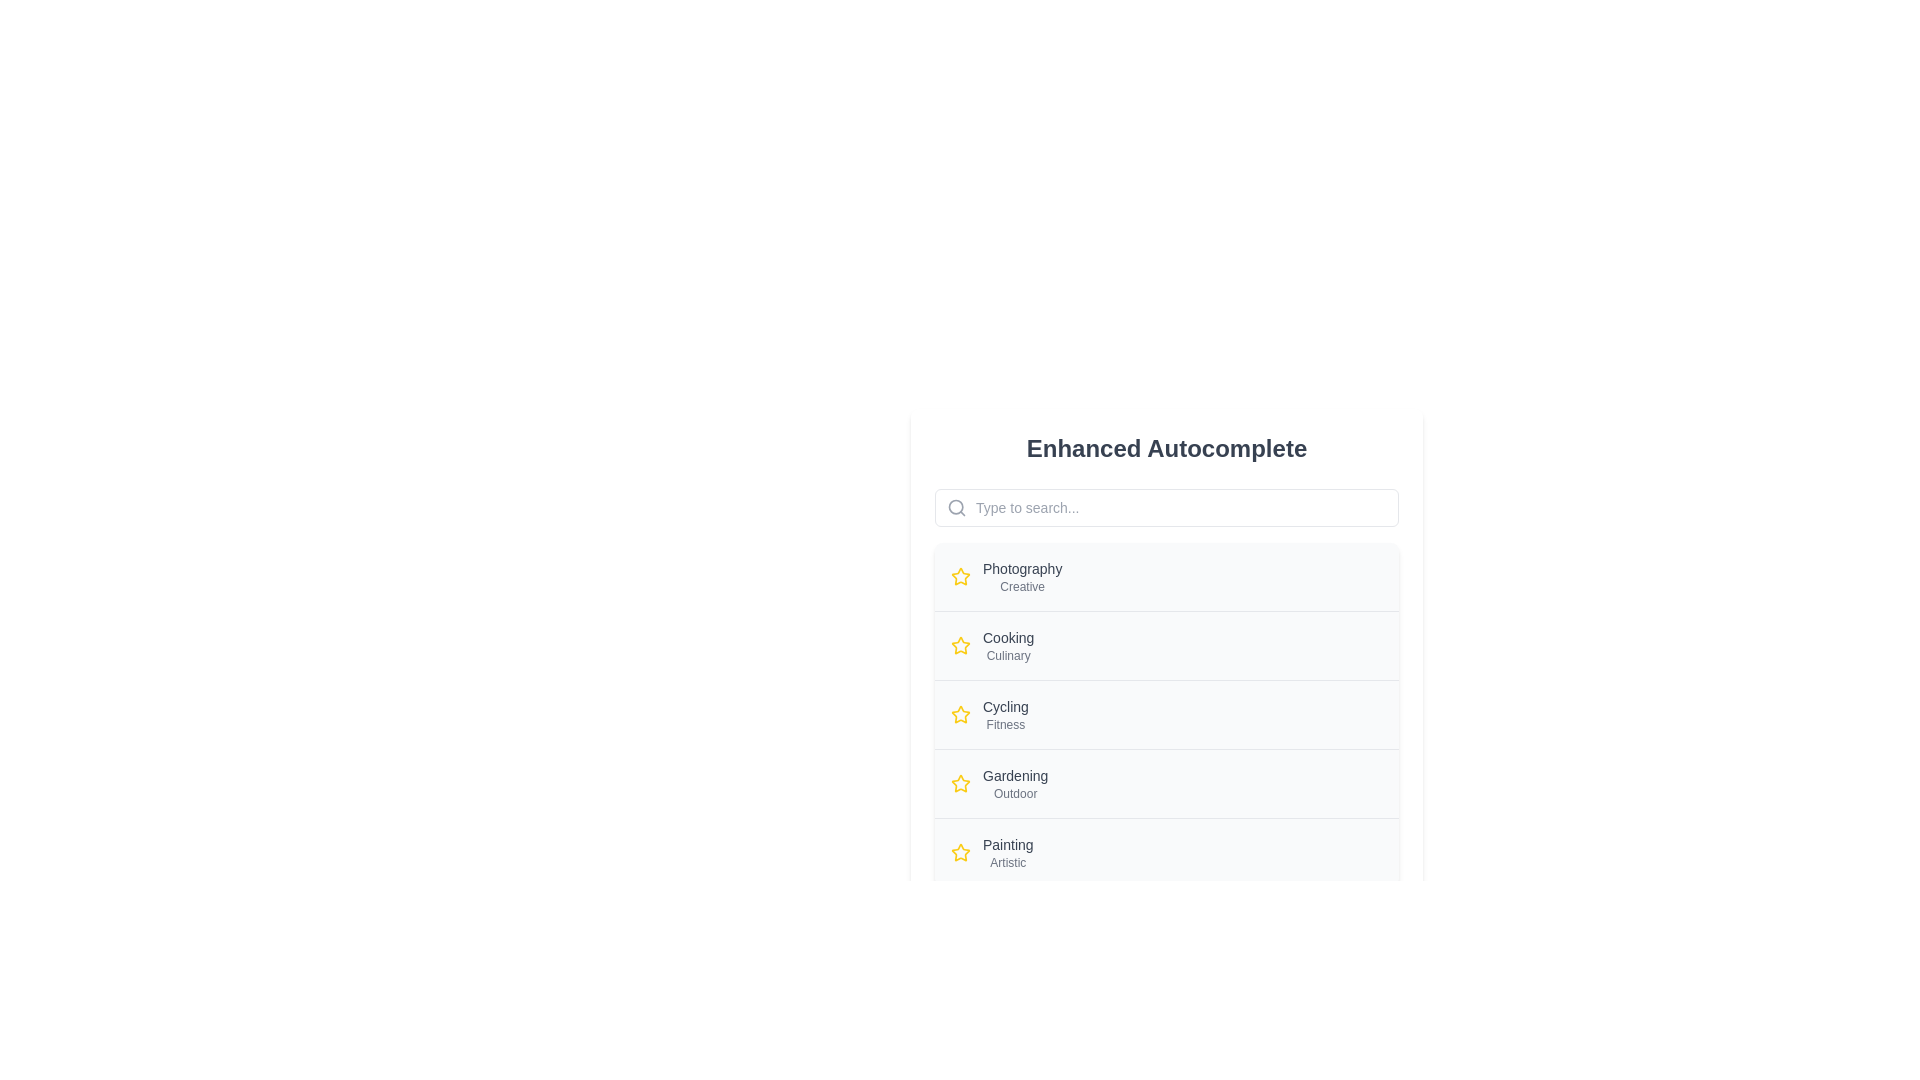 Image resolution: width=1920 pixels, height=1080 pixels. What do you see at coordinates (1008, 645) in the screenshot?
I see `the List item label displaying 'Cooking' and 'Culinary'` at bounding box center [1008, 645].